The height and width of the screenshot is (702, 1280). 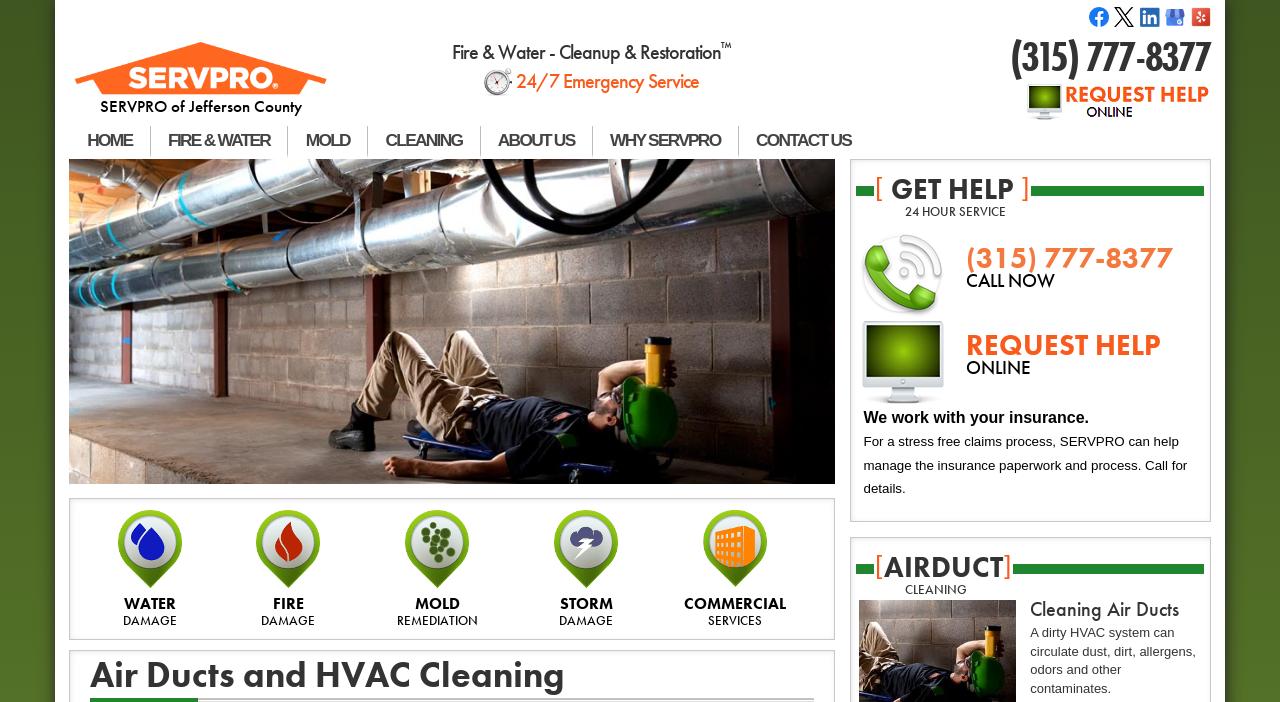 I want to click on 'ABOUT US', so click(x=535, y=138).